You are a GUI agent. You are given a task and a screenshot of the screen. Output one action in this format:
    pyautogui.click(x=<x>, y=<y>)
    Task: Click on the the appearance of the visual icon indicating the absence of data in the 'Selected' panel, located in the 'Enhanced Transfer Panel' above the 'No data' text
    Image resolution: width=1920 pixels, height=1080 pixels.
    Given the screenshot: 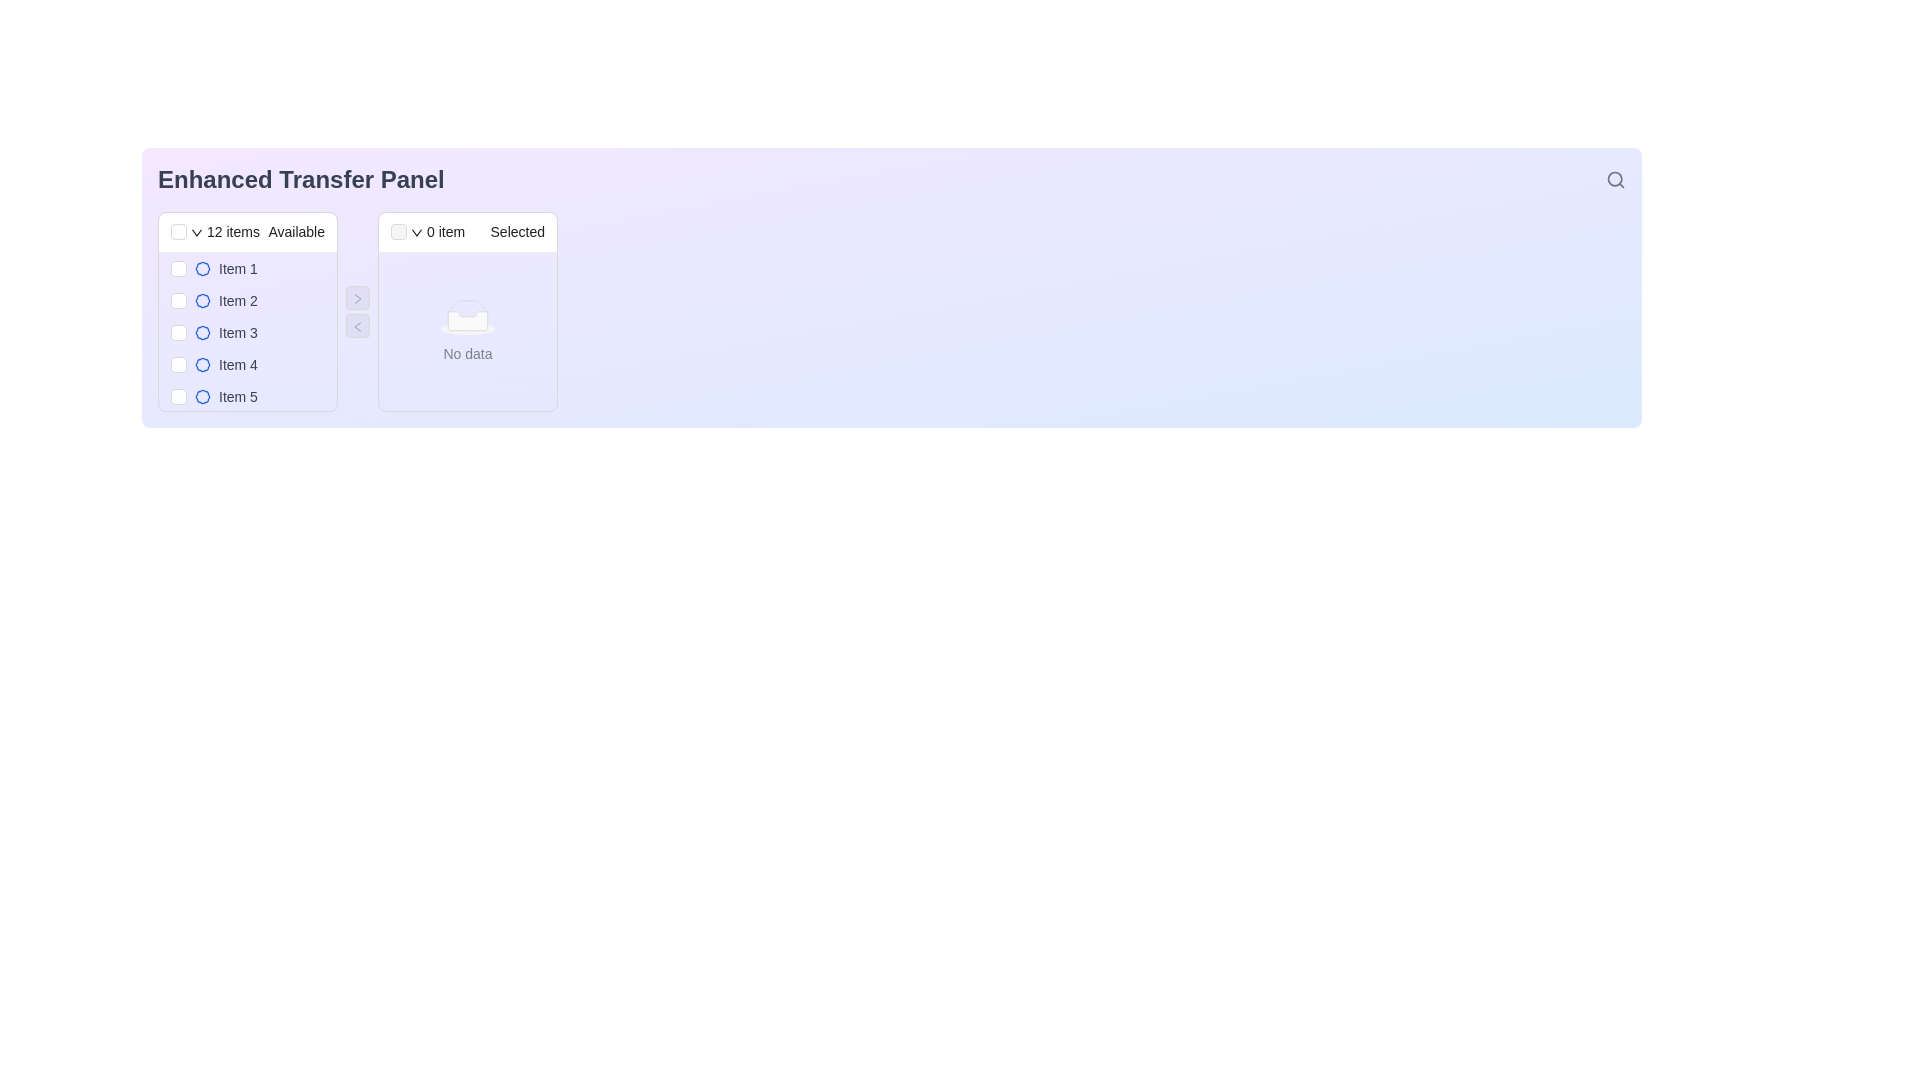 What is the action you would take?
    pyautogui.click(x=466, y=315)
    